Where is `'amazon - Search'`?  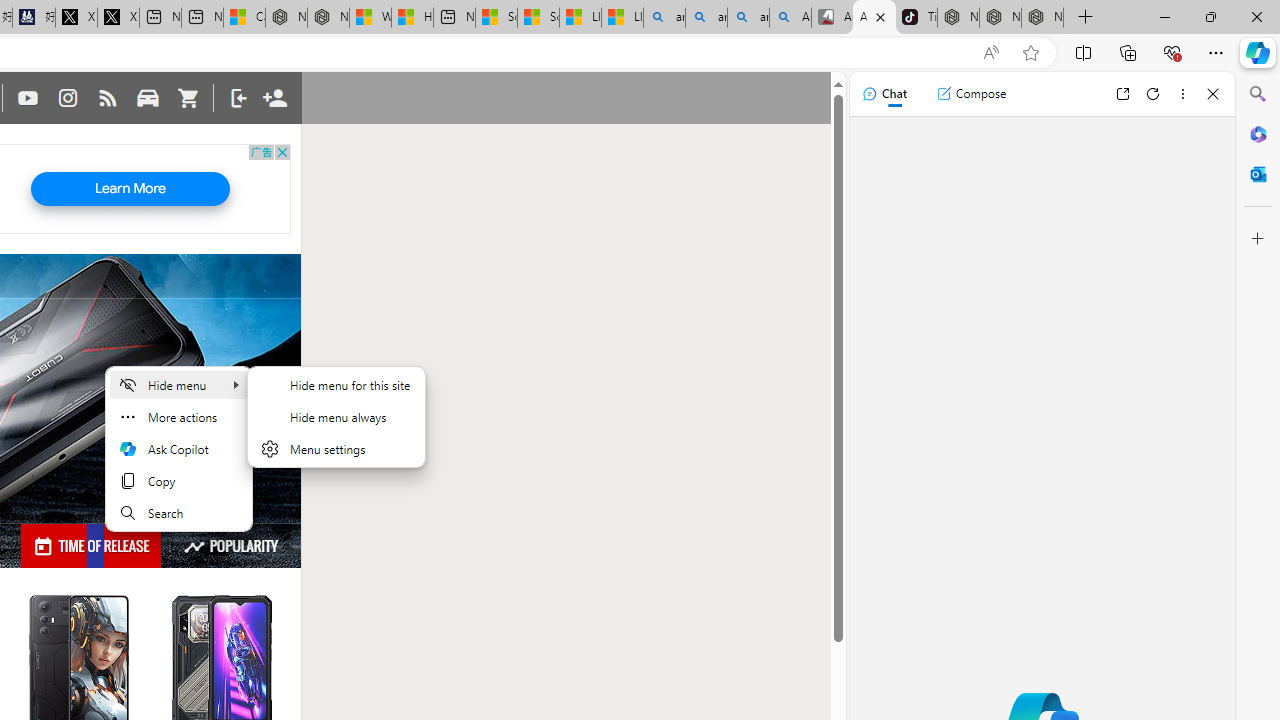 'amazon - Search' is located at coordinates (706, 17).